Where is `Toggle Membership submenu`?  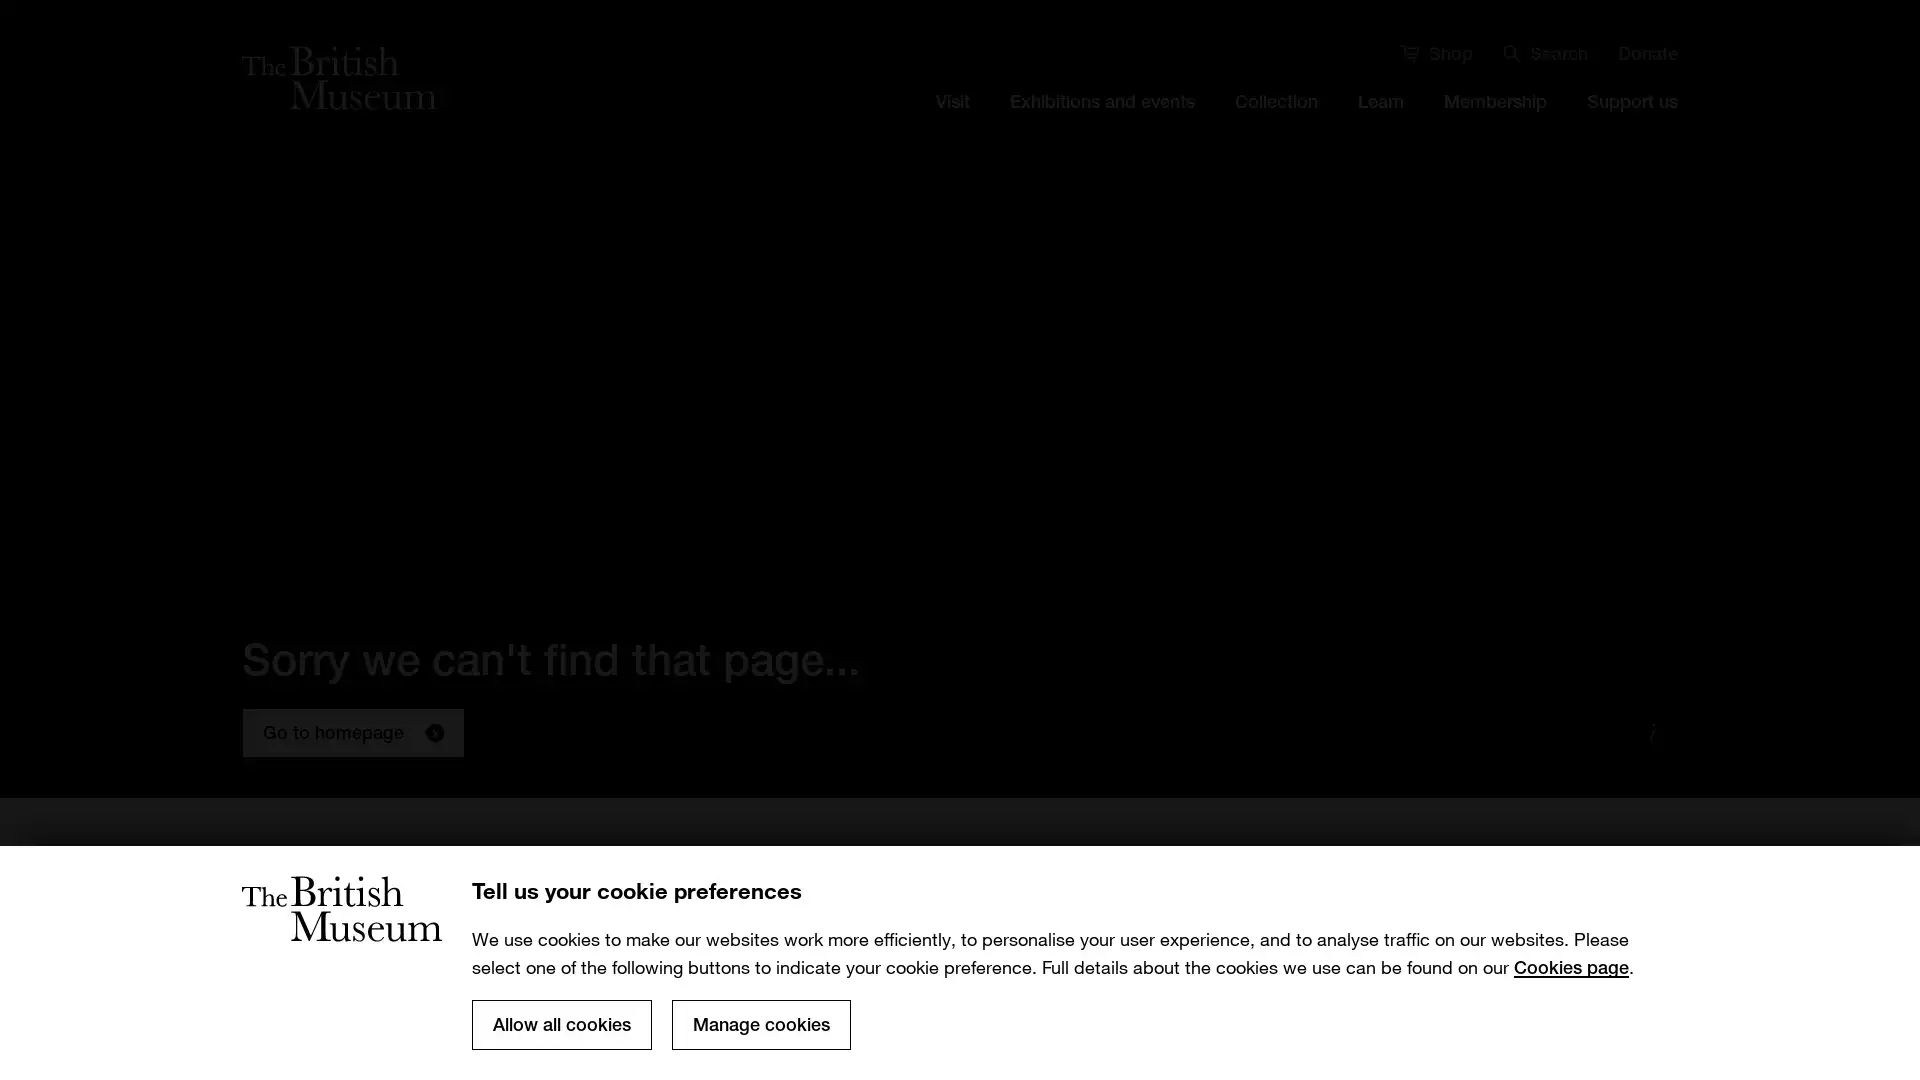 Toggle Membership submenu is located at coordinates (1494, 139).